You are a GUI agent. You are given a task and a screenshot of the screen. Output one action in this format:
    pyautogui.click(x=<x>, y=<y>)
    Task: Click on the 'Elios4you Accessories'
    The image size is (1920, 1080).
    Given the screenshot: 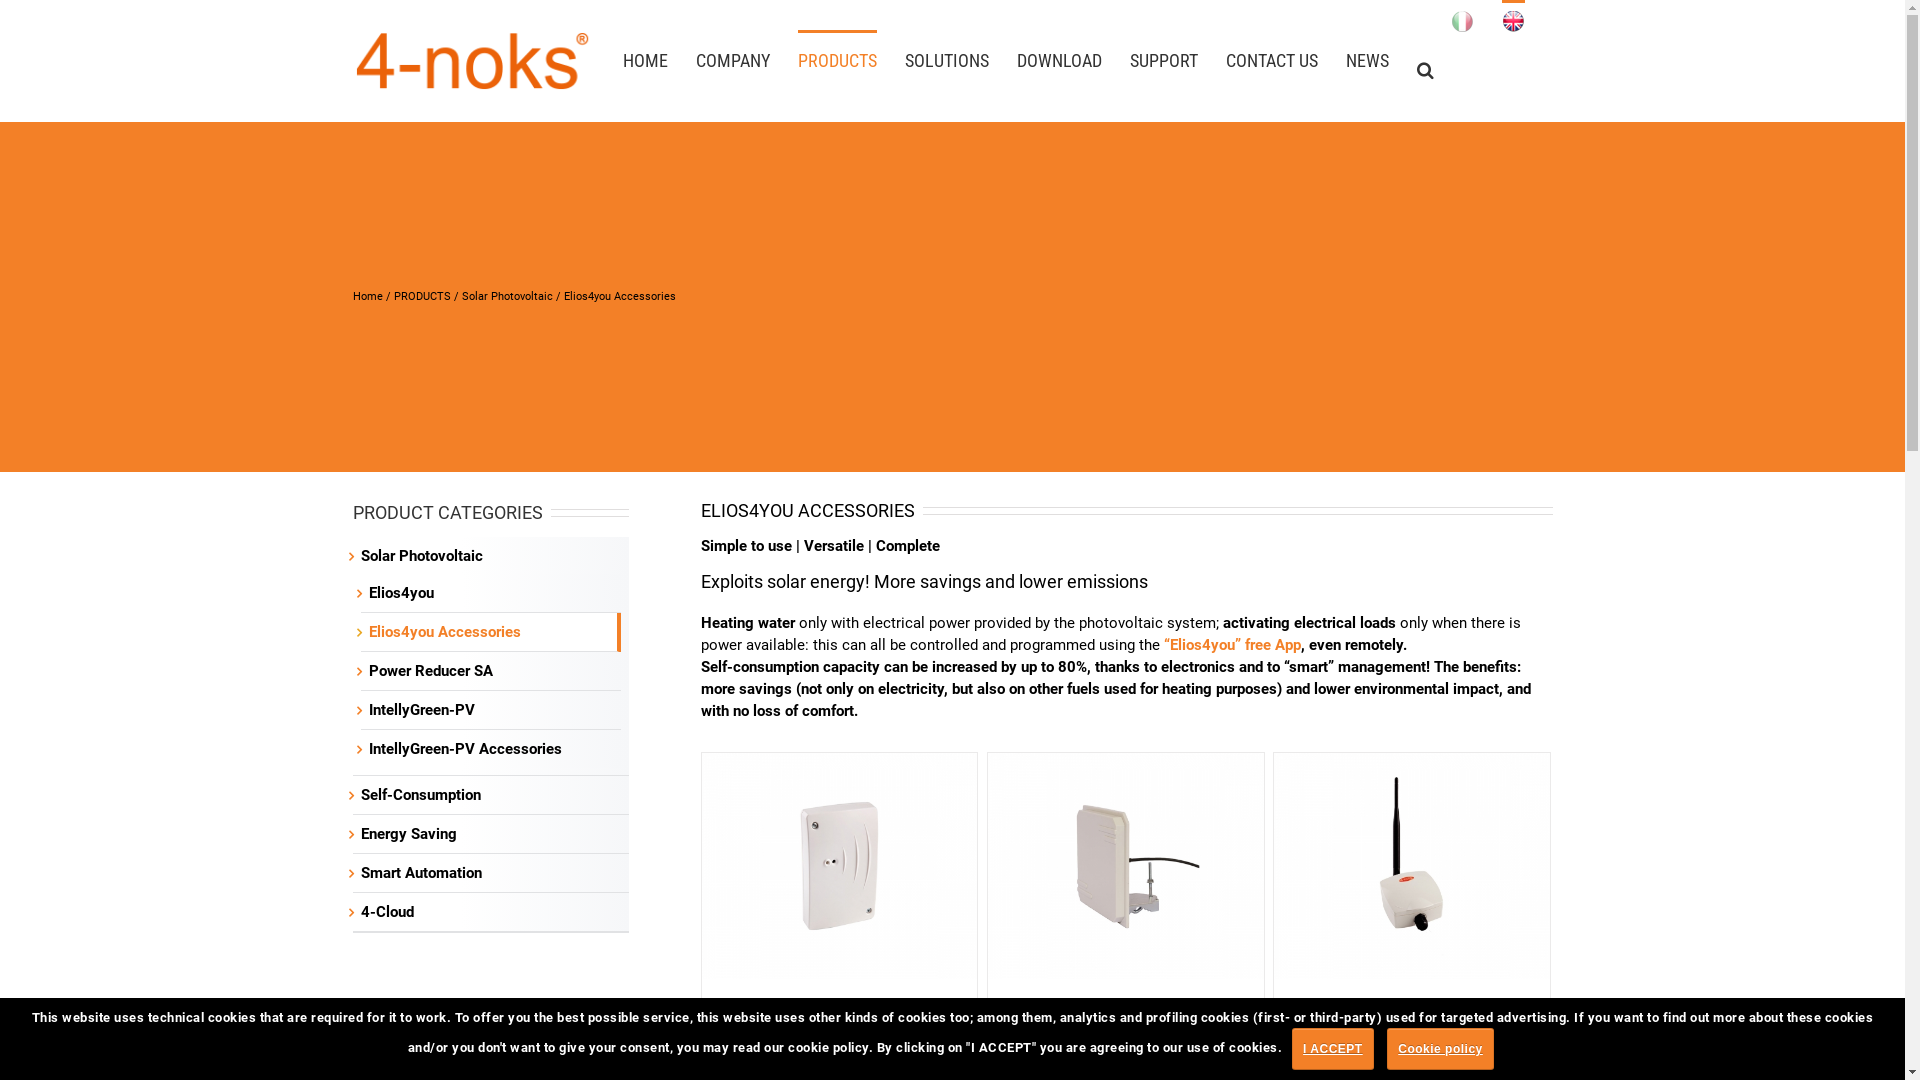 What is the action you would take?
    pyautogui.click(x=443, y=632)
    